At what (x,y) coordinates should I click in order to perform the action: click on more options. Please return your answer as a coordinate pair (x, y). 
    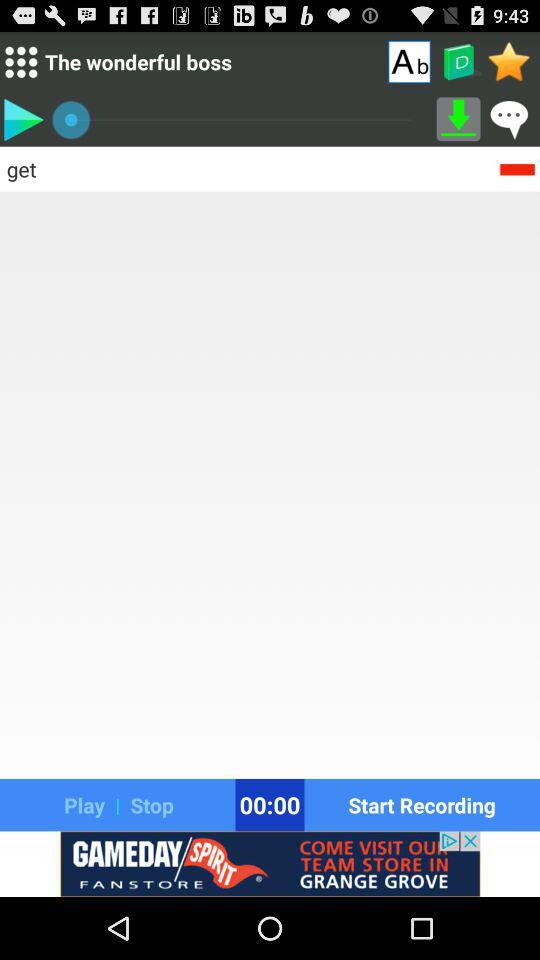
    Looking at the image, I should click on (20, 61).